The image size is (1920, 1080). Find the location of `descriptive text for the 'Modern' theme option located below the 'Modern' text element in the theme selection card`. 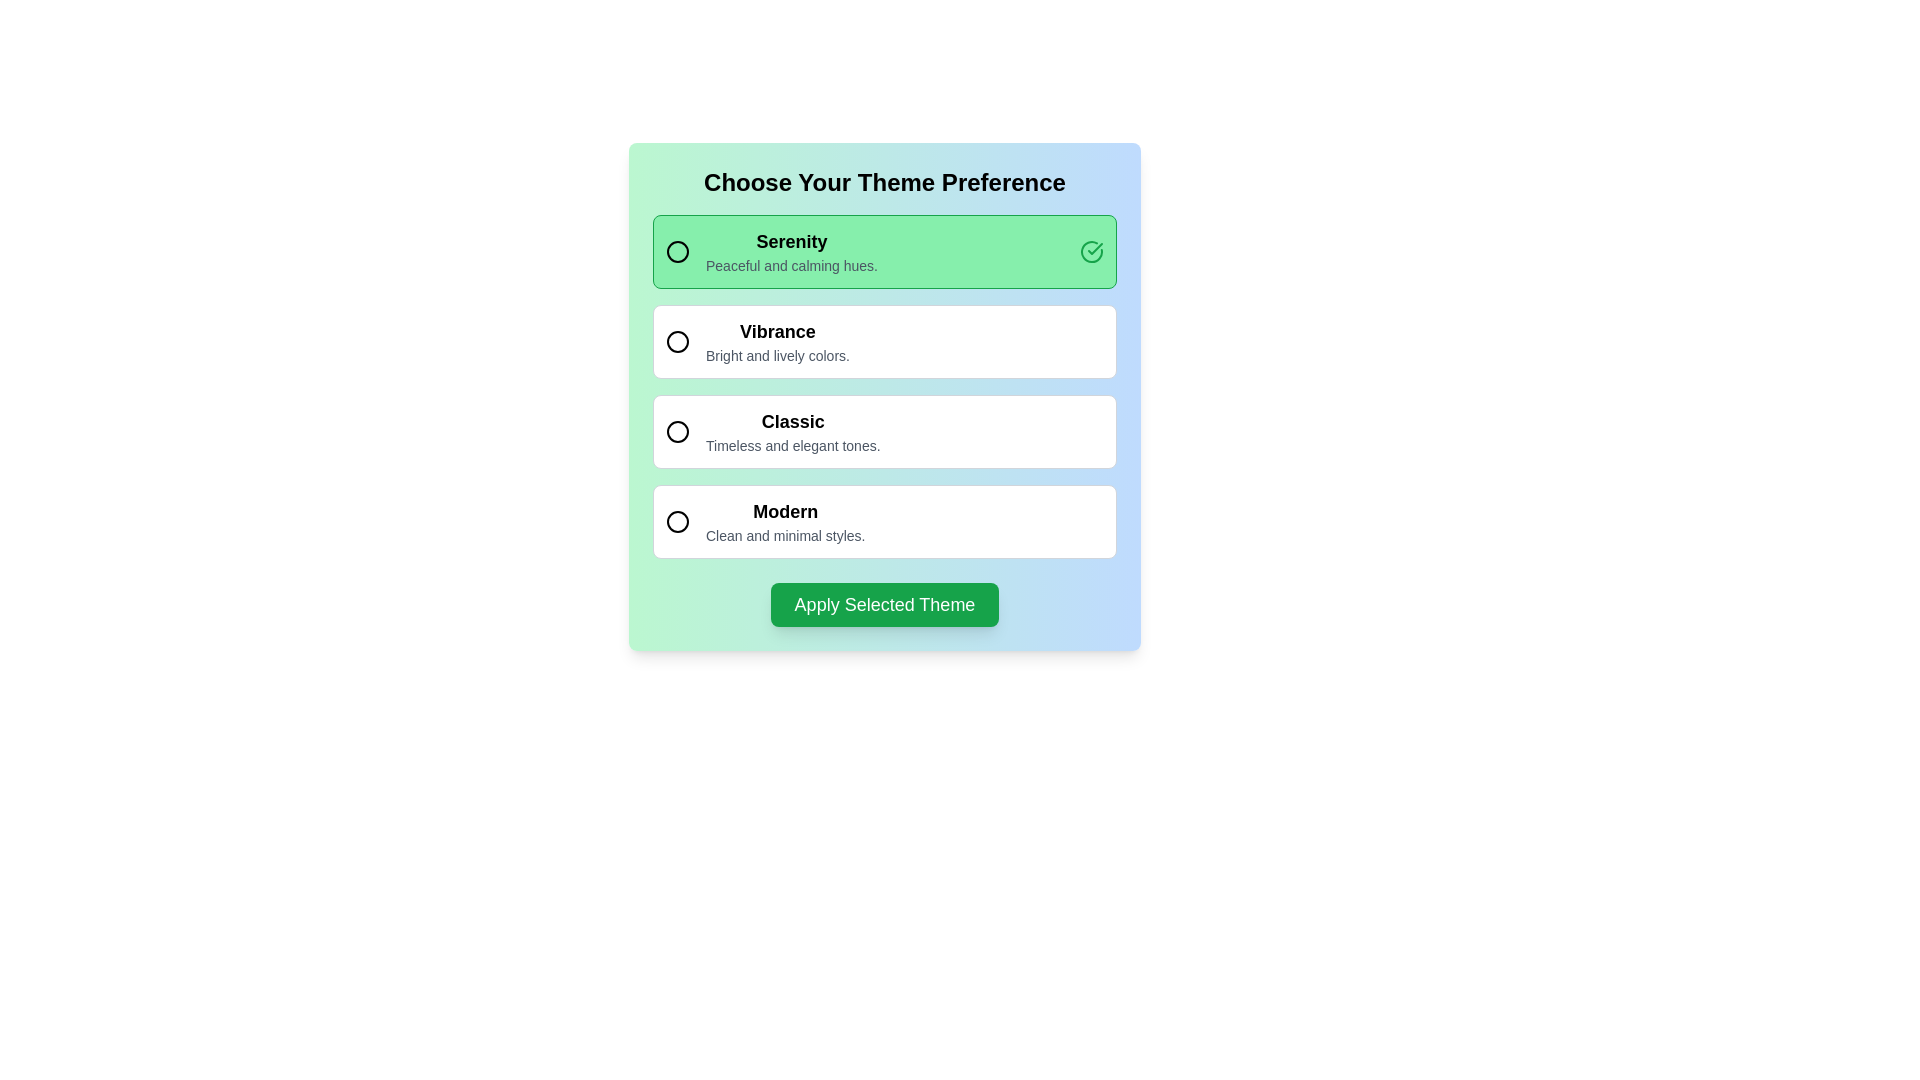

descriptive text for the 'Modern' theme option located below the 'Modern' text element in the theme selection card is located at coordinates (784, 535).